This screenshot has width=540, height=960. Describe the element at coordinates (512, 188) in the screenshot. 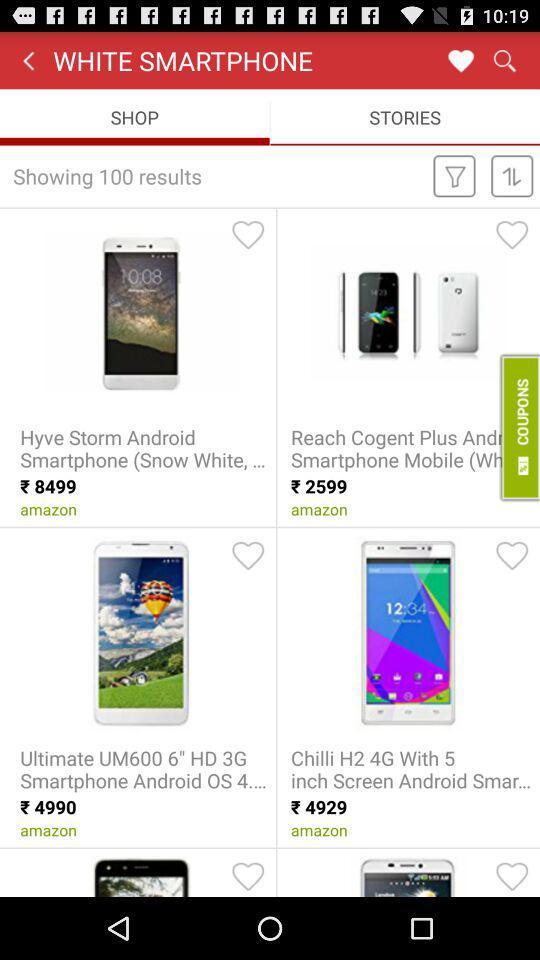

I see `the compare icon` at that location.